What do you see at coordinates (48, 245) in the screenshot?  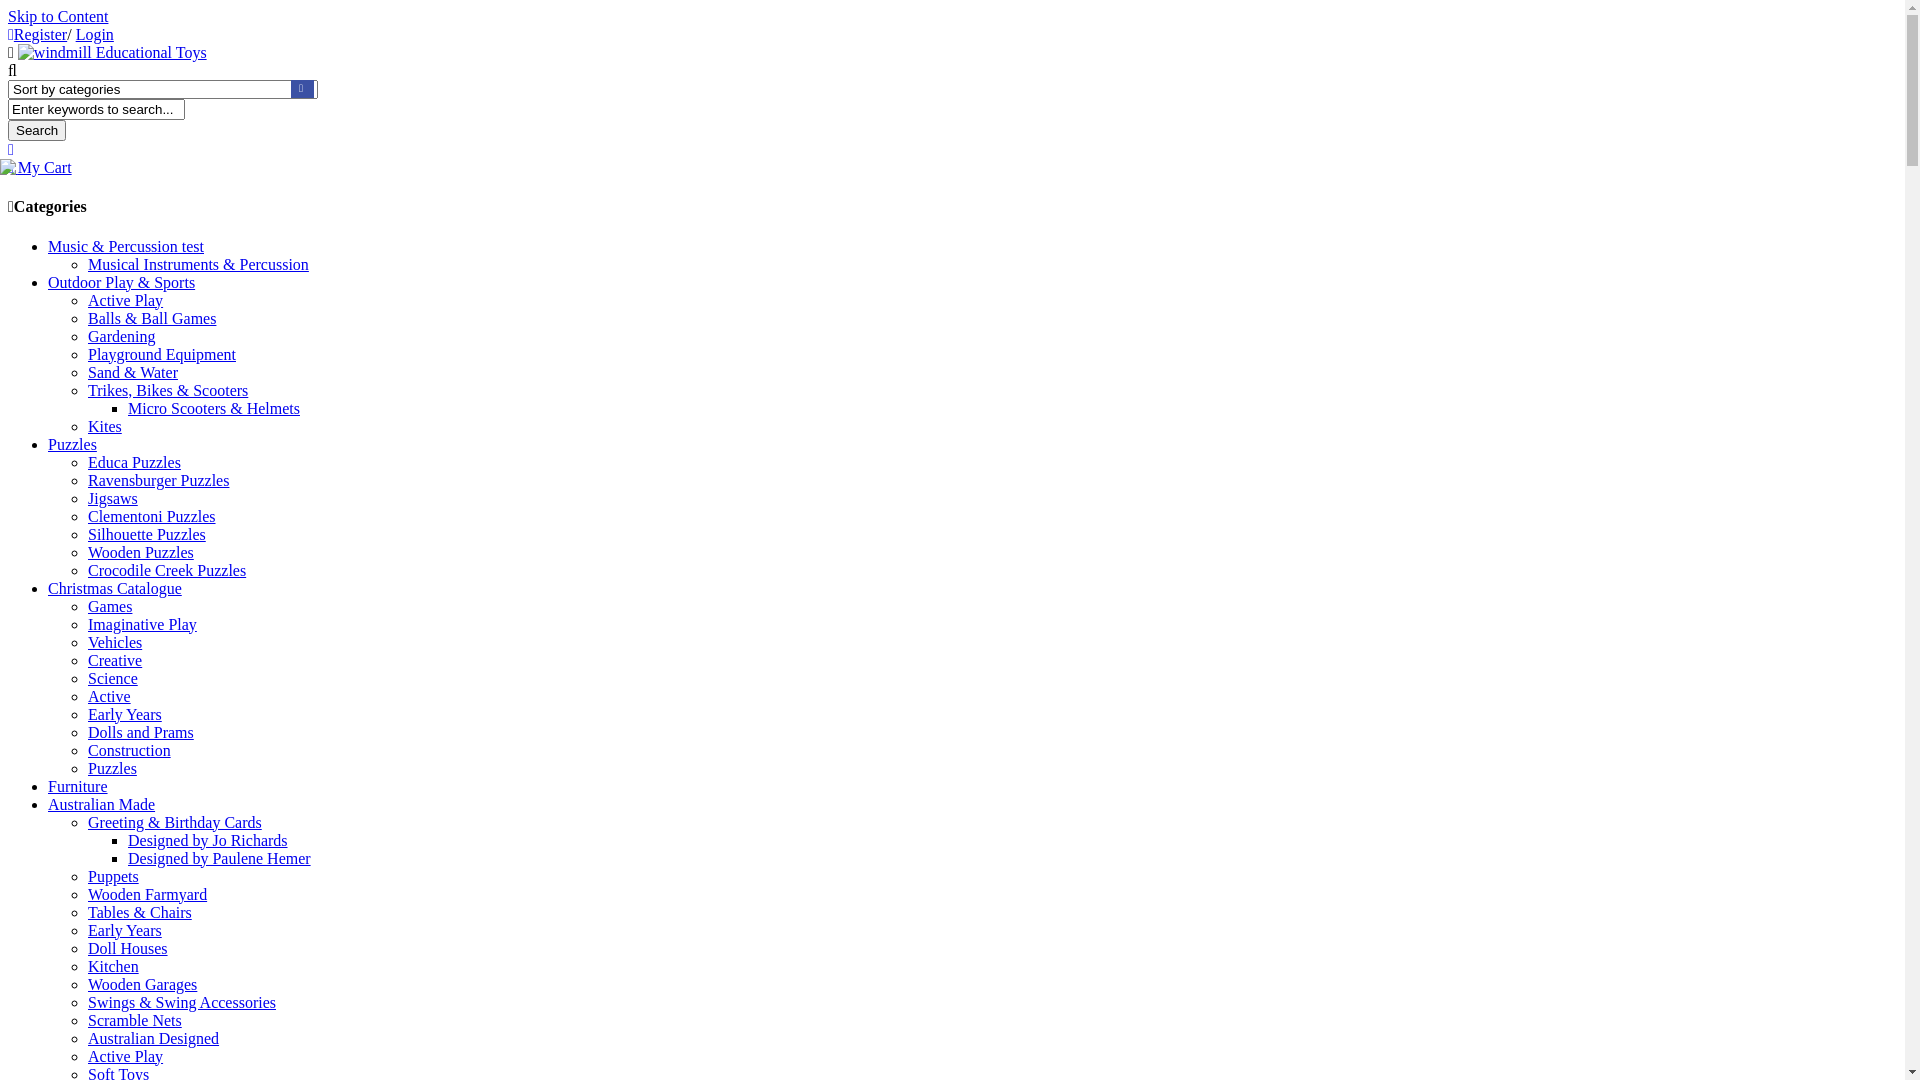 I see `'Music & Percussion test'` at bounding box center [48, 245].